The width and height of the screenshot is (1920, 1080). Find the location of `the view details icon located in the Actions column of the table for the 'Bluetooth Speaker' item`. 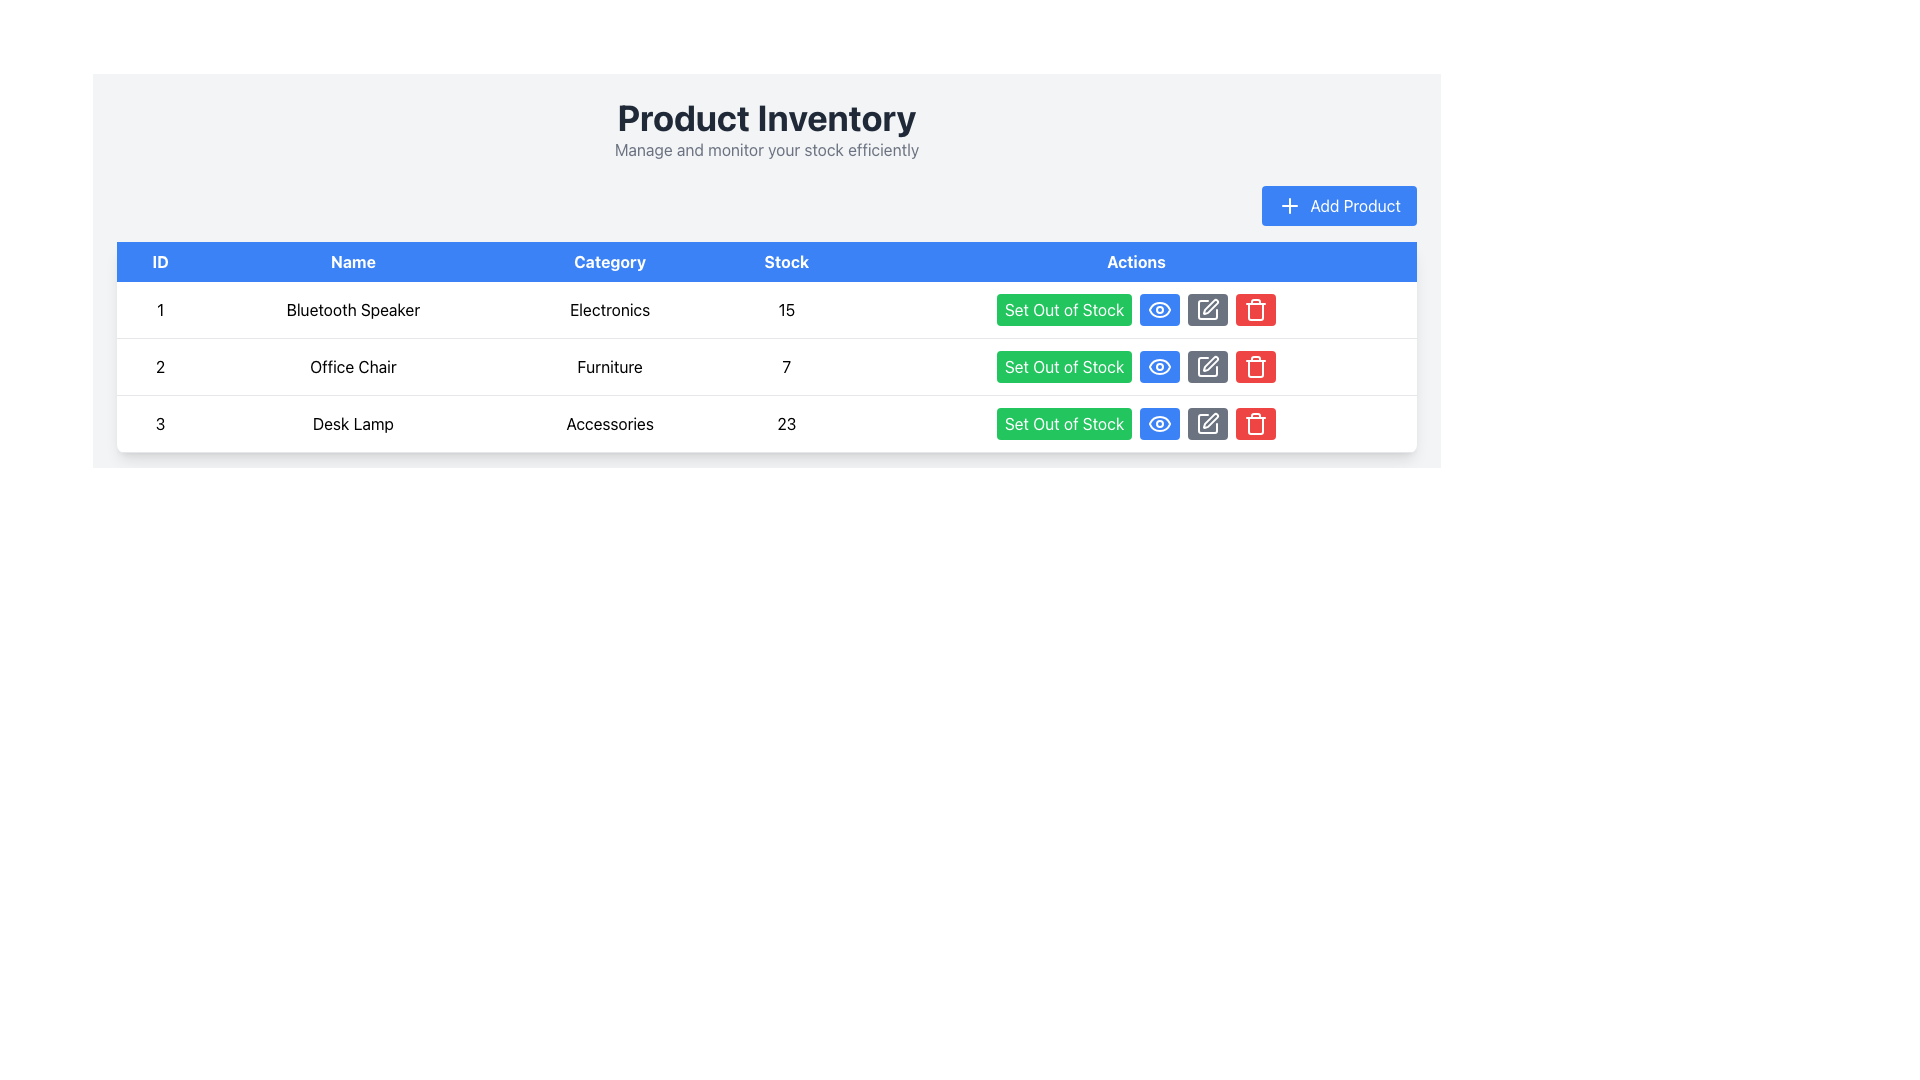

the view details icon located in the Actions column of the table for the 'Bluetooth Speaker' item is located at coordinates (1160, 309).